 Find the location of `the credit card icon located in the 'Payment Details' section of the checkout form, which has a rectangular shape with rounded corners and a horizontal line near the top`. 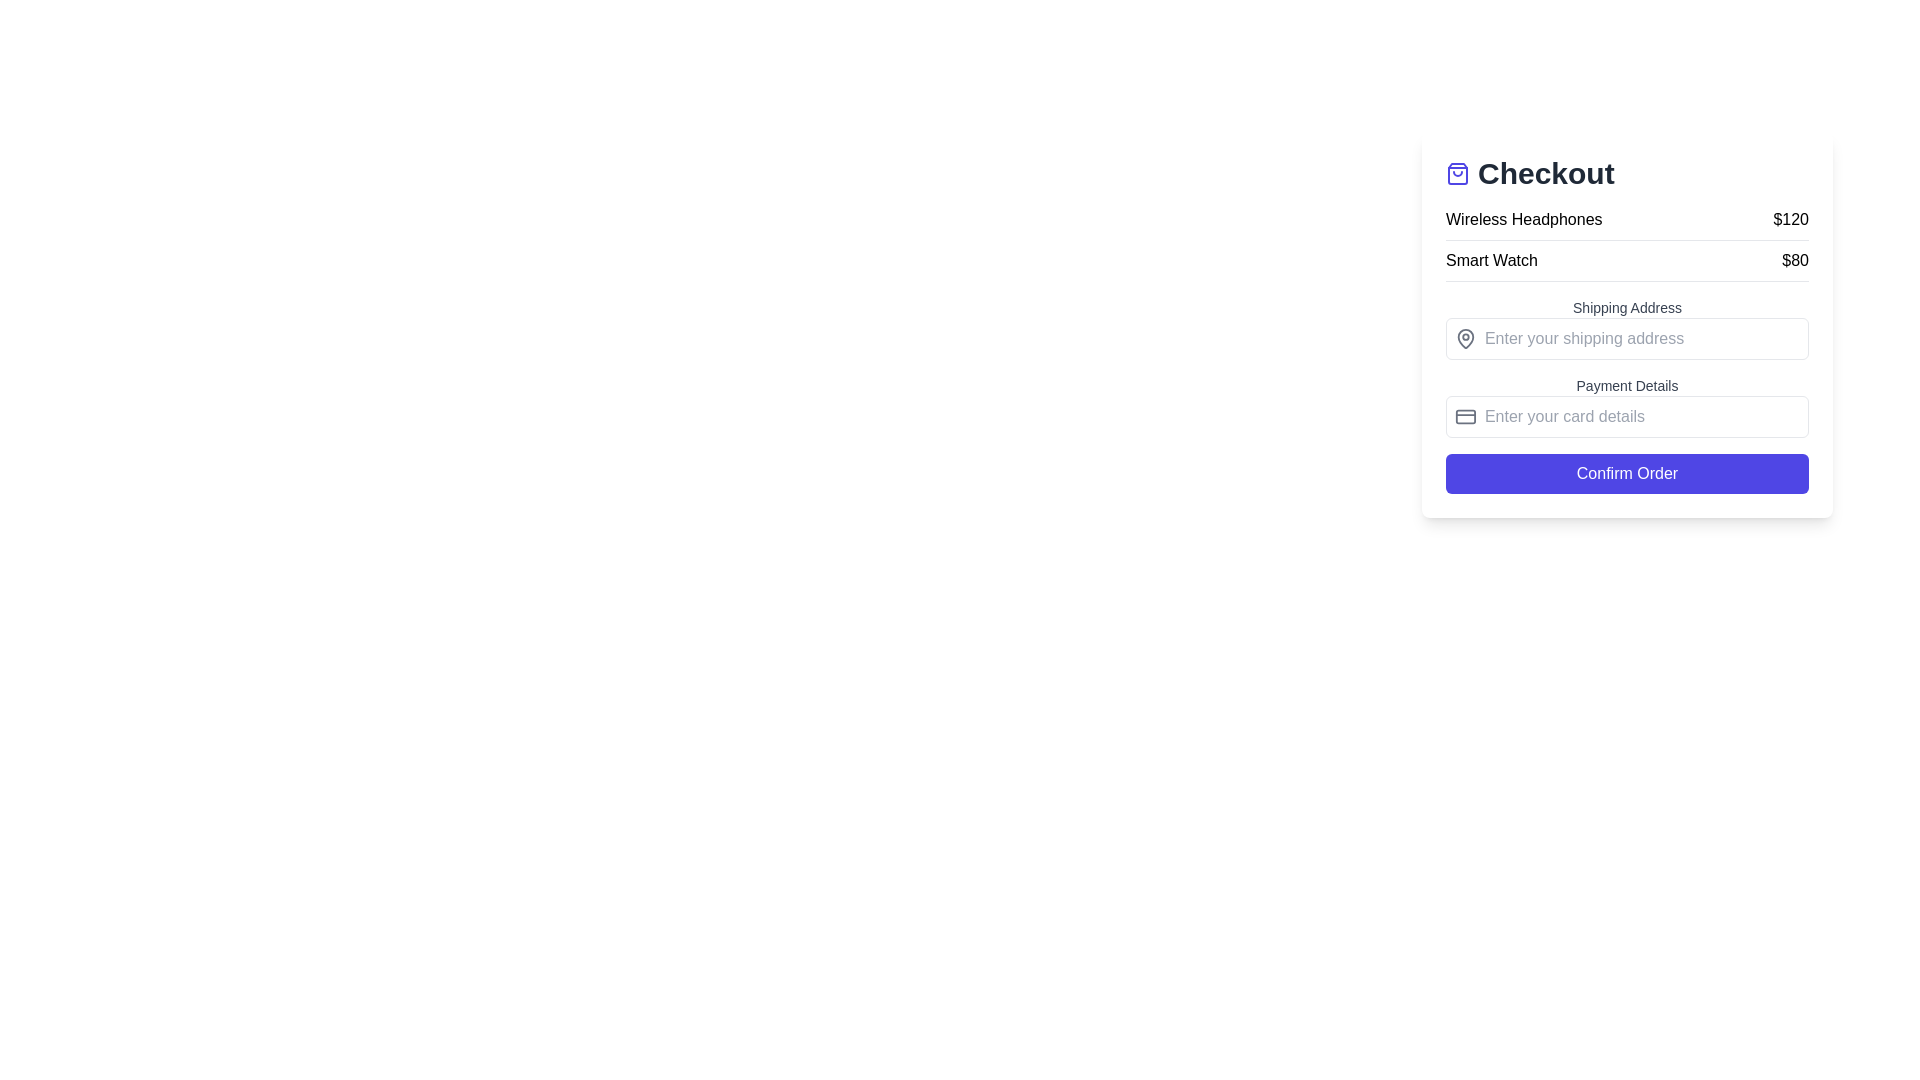

the credit card icon located in the 'Payment Details' section of the checkout form, which has a rectangular shape with rounded corners and a horizontal line near the top is located at coordinates (1465, 415).